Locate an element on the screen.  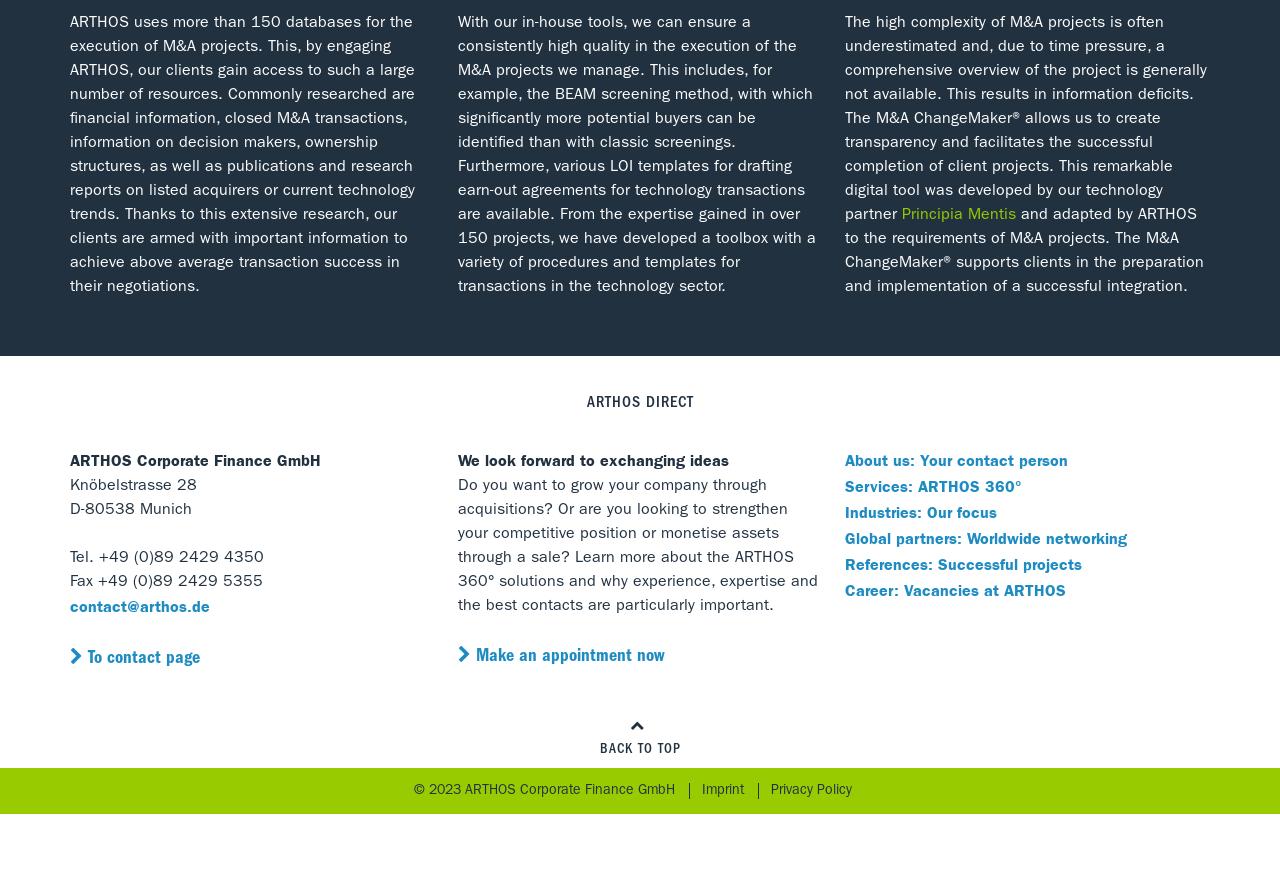
'Fax +49 (0)89 2429 5355' is located at coordinates (166, 583).